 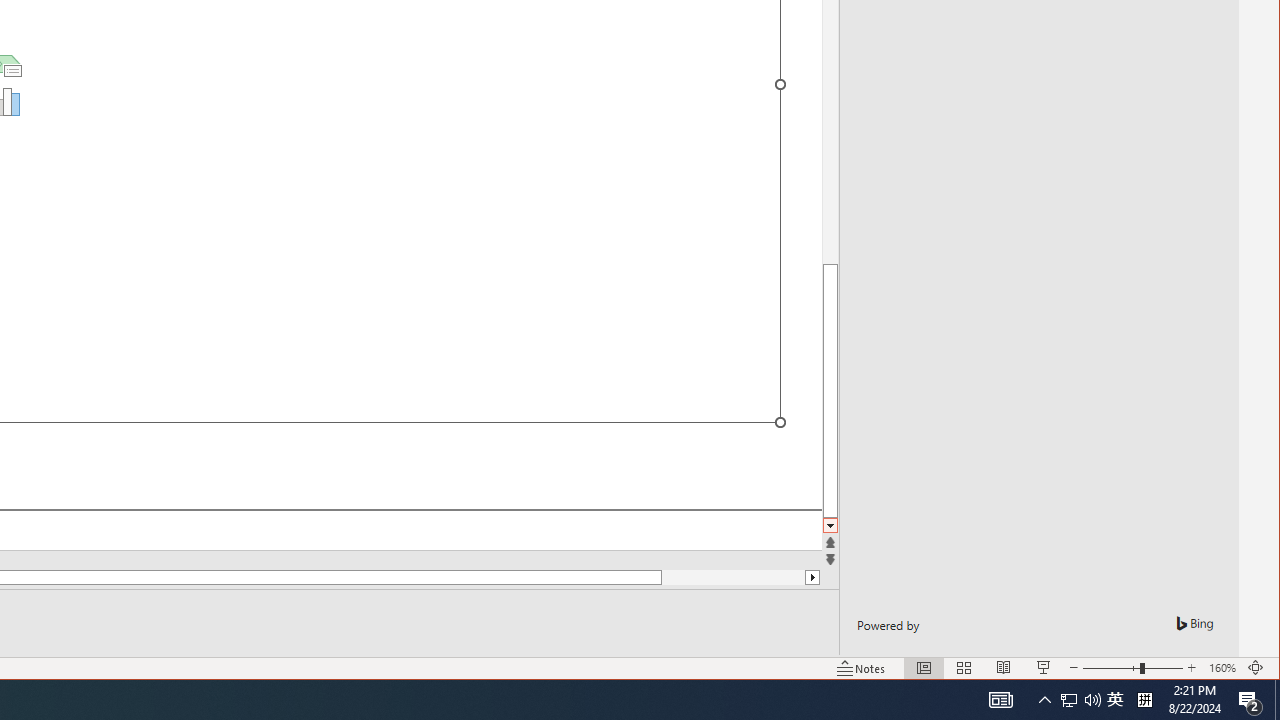 I want to click on 'Zoom 160%', so click(x=1221, y=668).